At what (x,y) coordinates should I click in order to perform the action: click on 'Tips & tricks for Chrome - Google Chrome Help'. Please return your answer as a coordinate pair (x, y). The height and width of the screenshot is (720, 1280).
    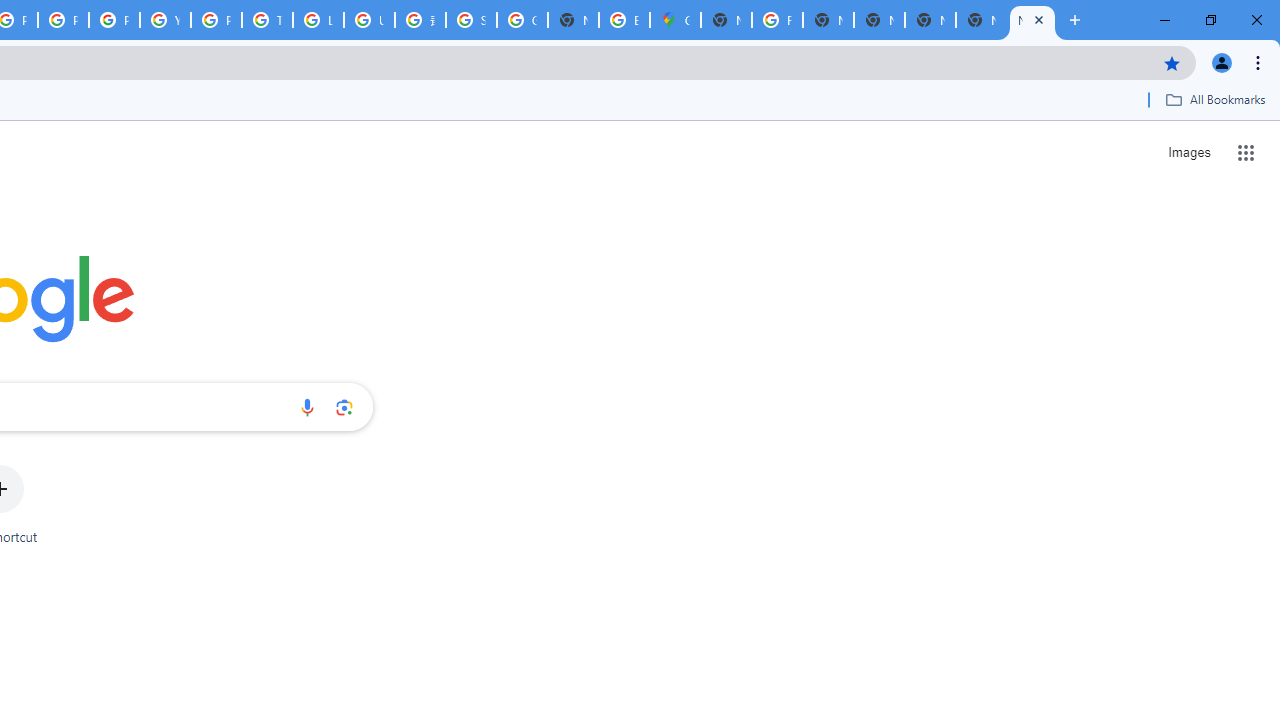
    Looking at the image, I should click on (266, 20).